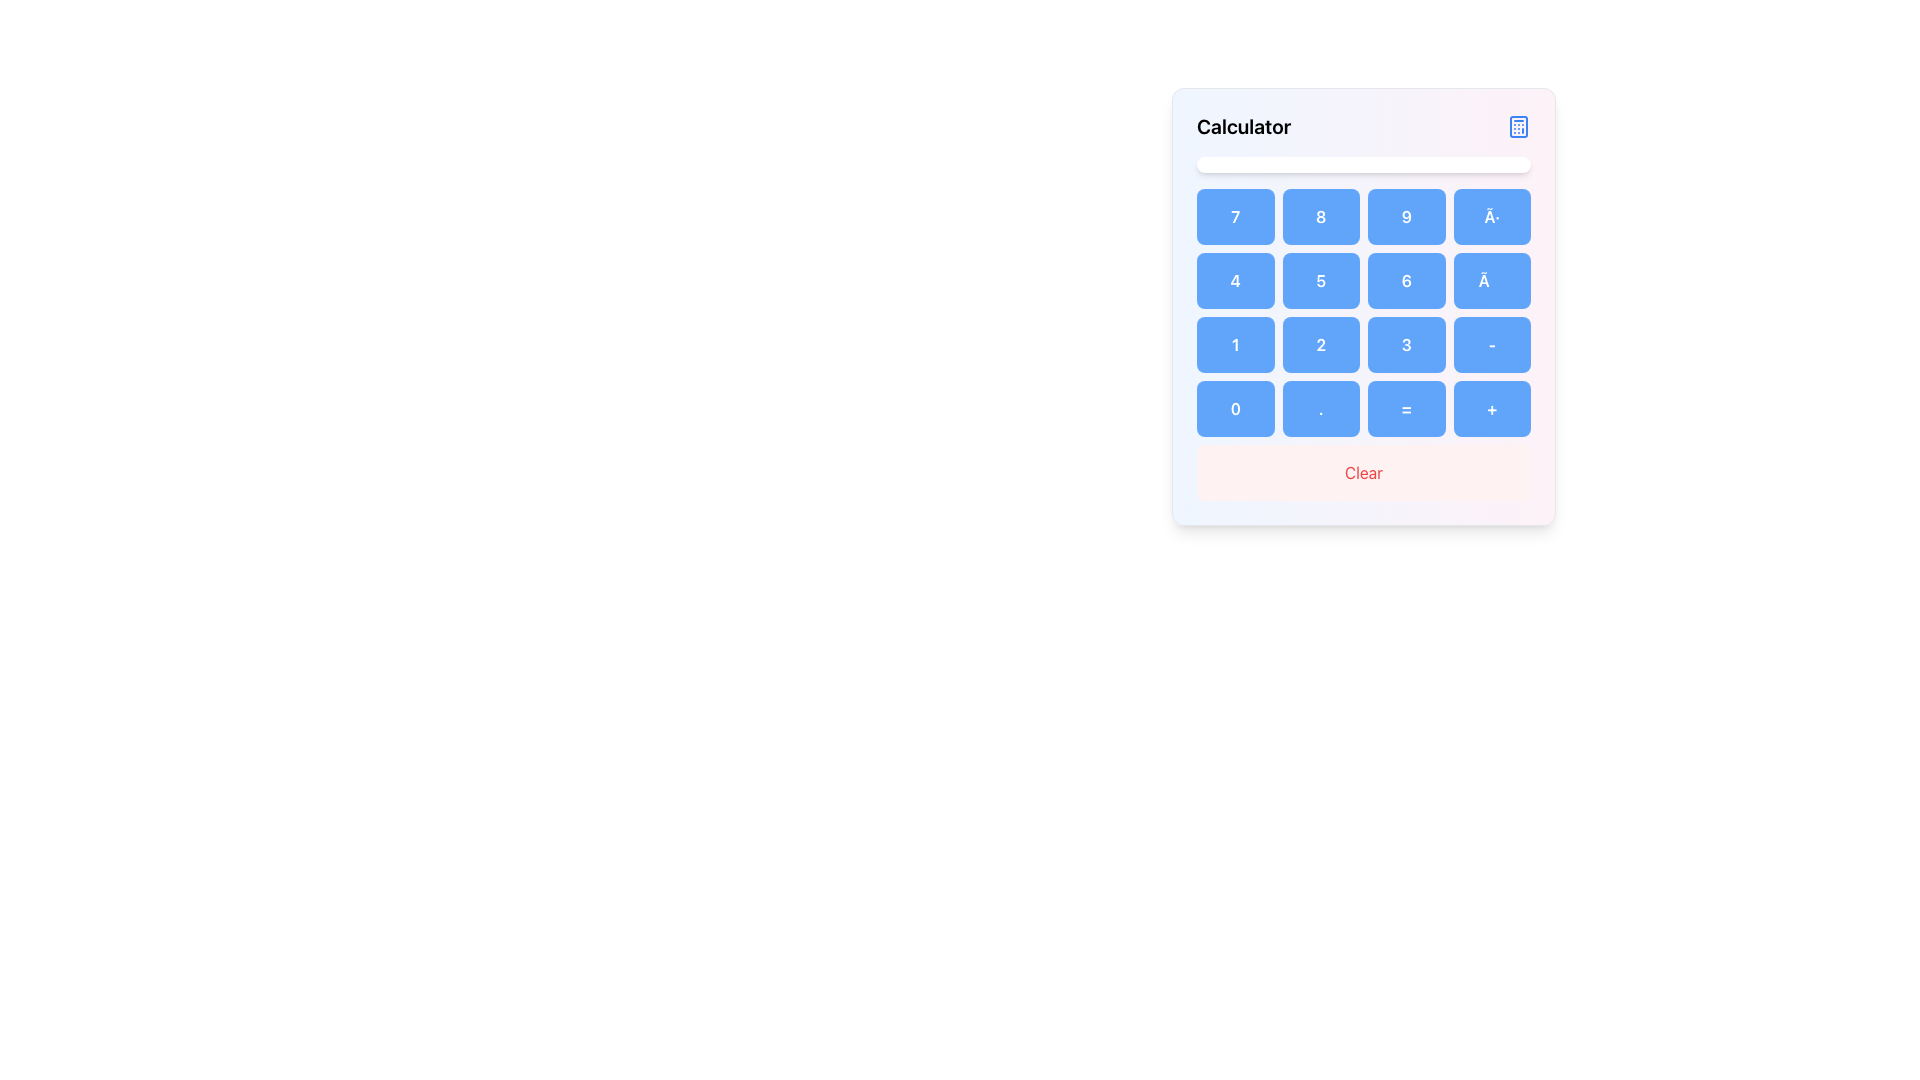  I want to click on the addition button located at the bottom-right of the calculator grid to input the addition operator into the computation sequence, so click(1492, 407).